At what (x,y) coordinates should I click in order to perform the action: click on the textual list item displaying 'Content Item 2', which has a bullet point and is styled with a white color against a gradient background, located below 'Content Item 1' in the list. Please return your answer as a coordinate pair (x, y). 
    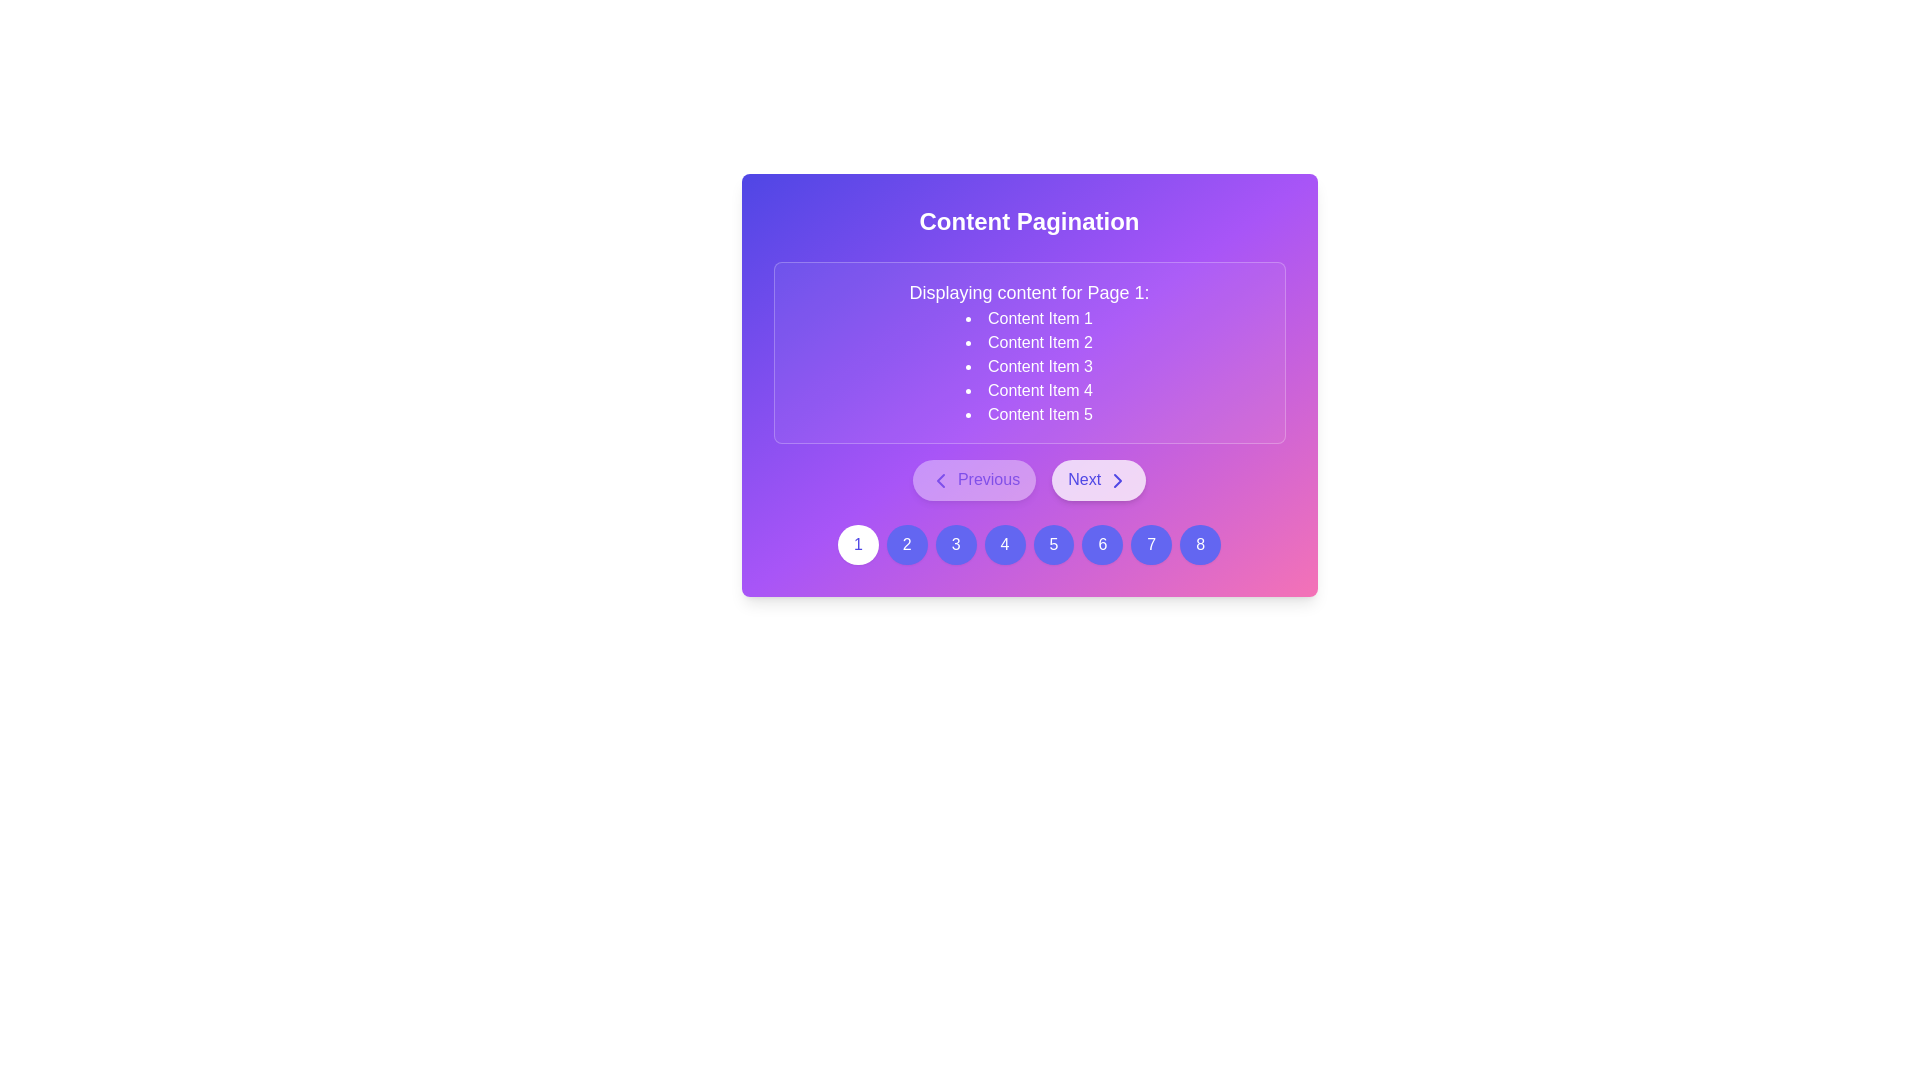
    Looking at the image, I should click on (1029, 342).